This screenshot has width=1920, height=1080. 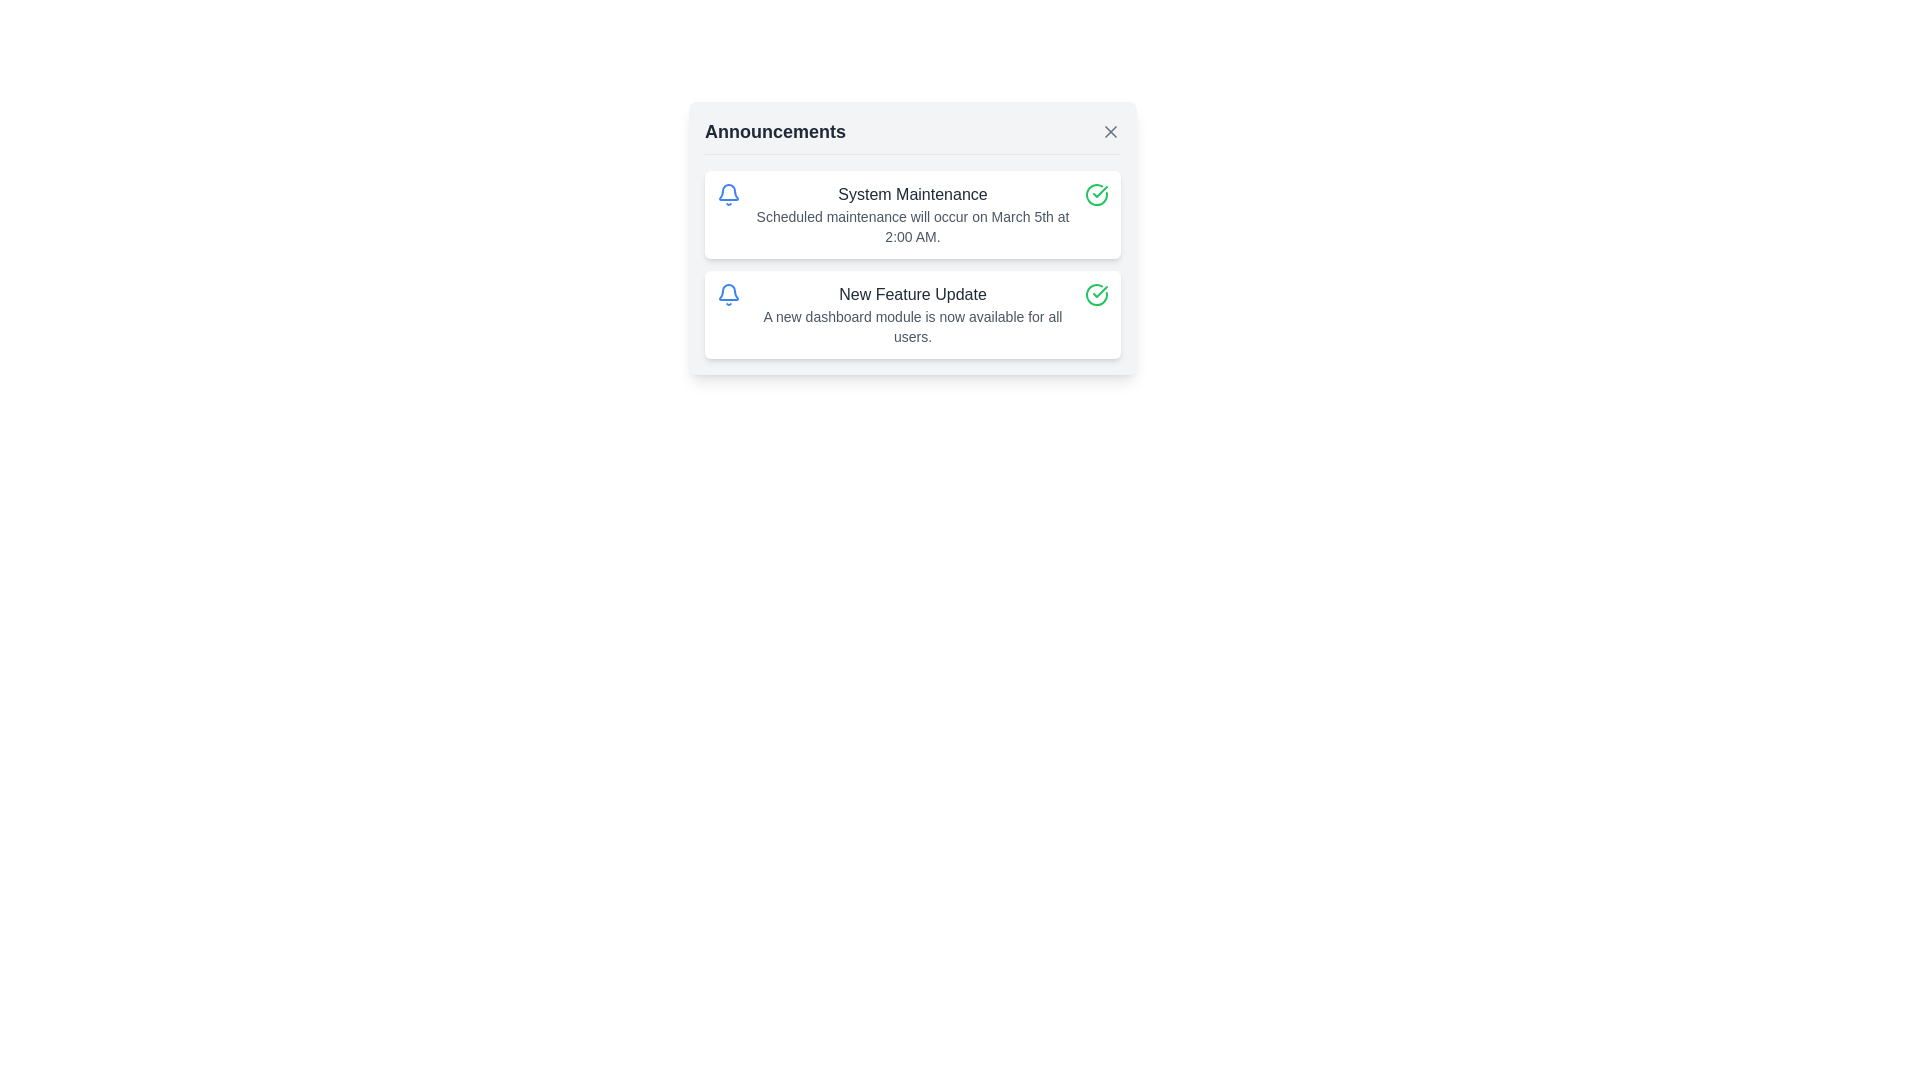 I want to click on the 'System Maintenance' informational item by moving the cursor to its center for reading, so click(x=911, y=264).